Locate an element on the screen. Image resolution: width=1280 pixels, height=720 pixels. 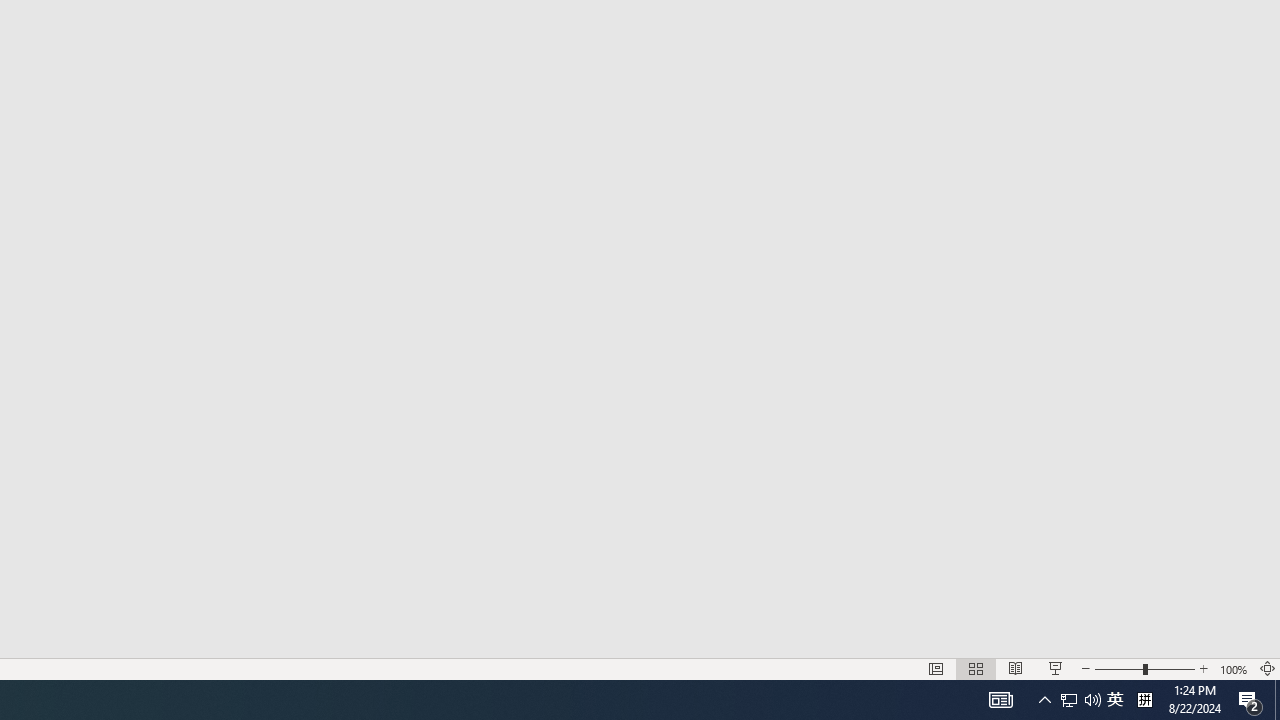
'Zoom In' is located at coordinates (1203, 669).